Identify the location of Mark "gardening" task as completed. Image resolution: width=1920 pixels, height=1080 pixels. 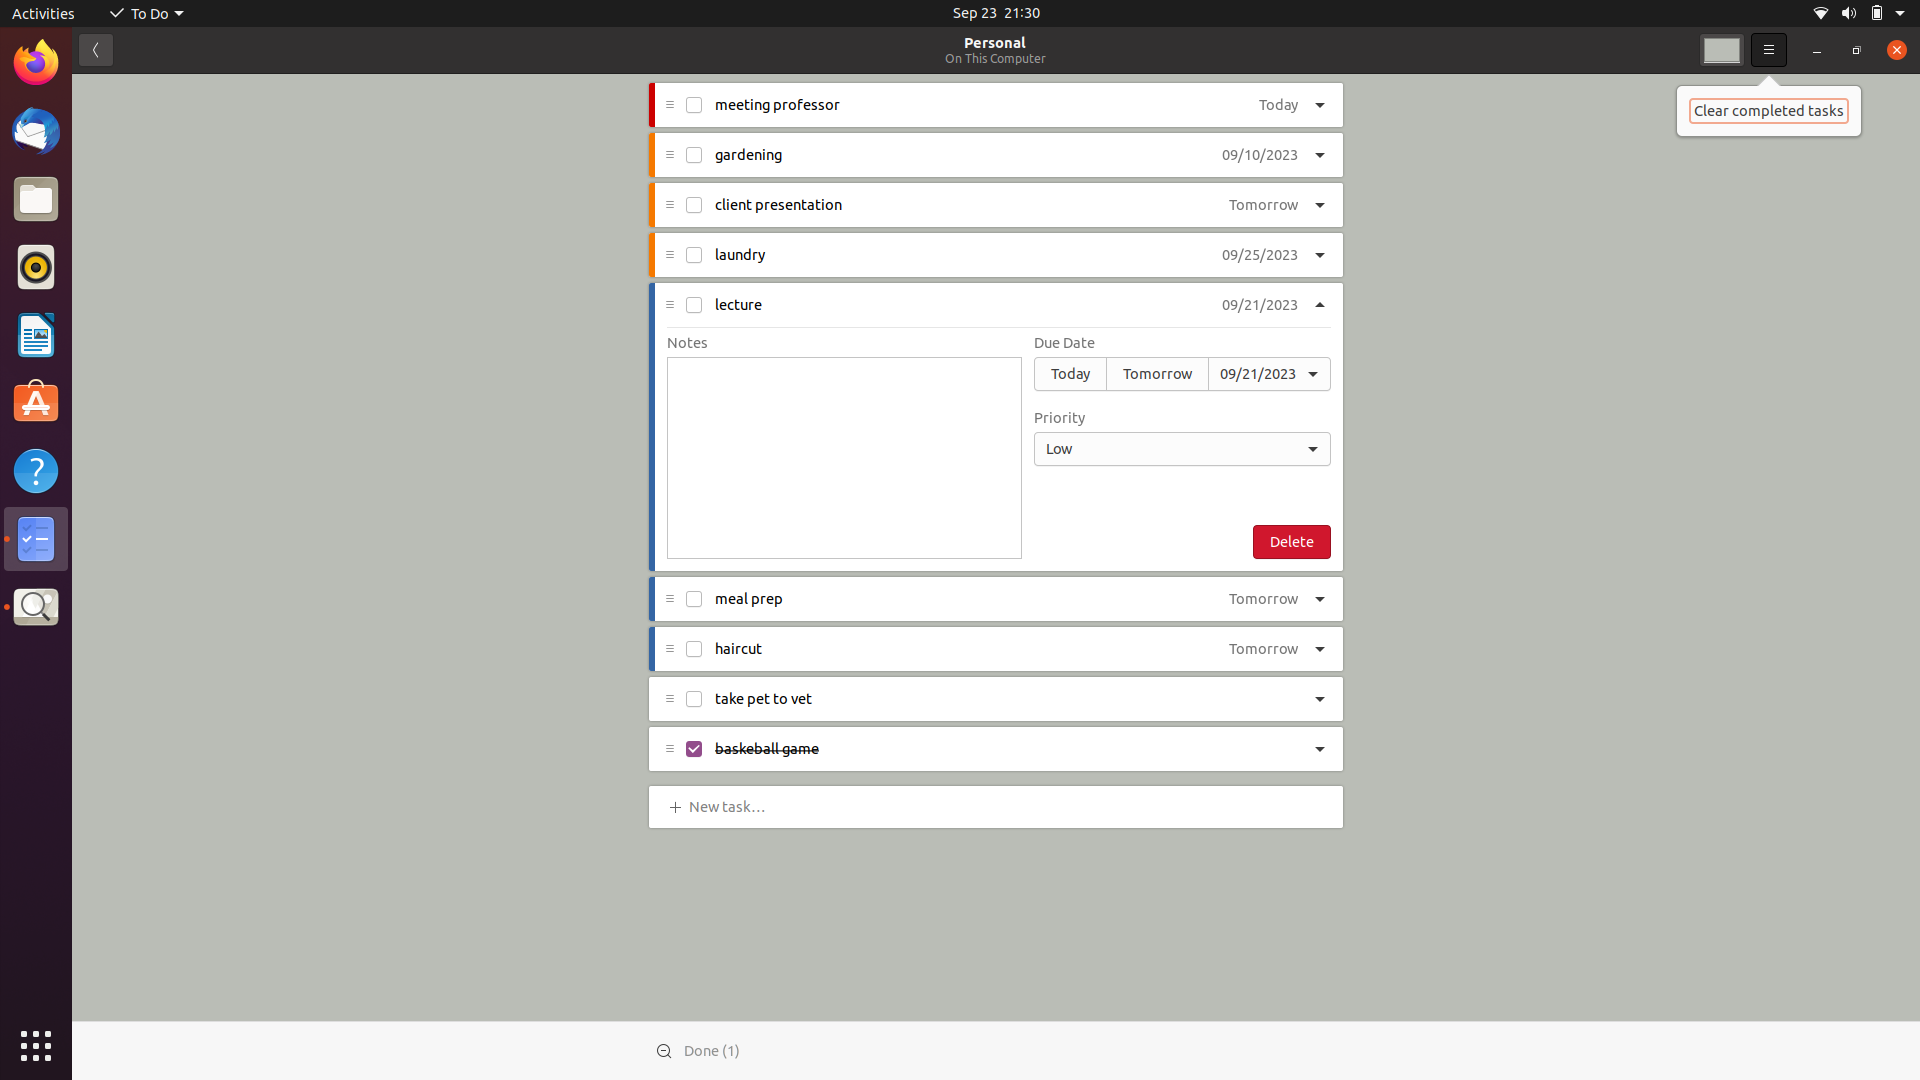
(694, 154).